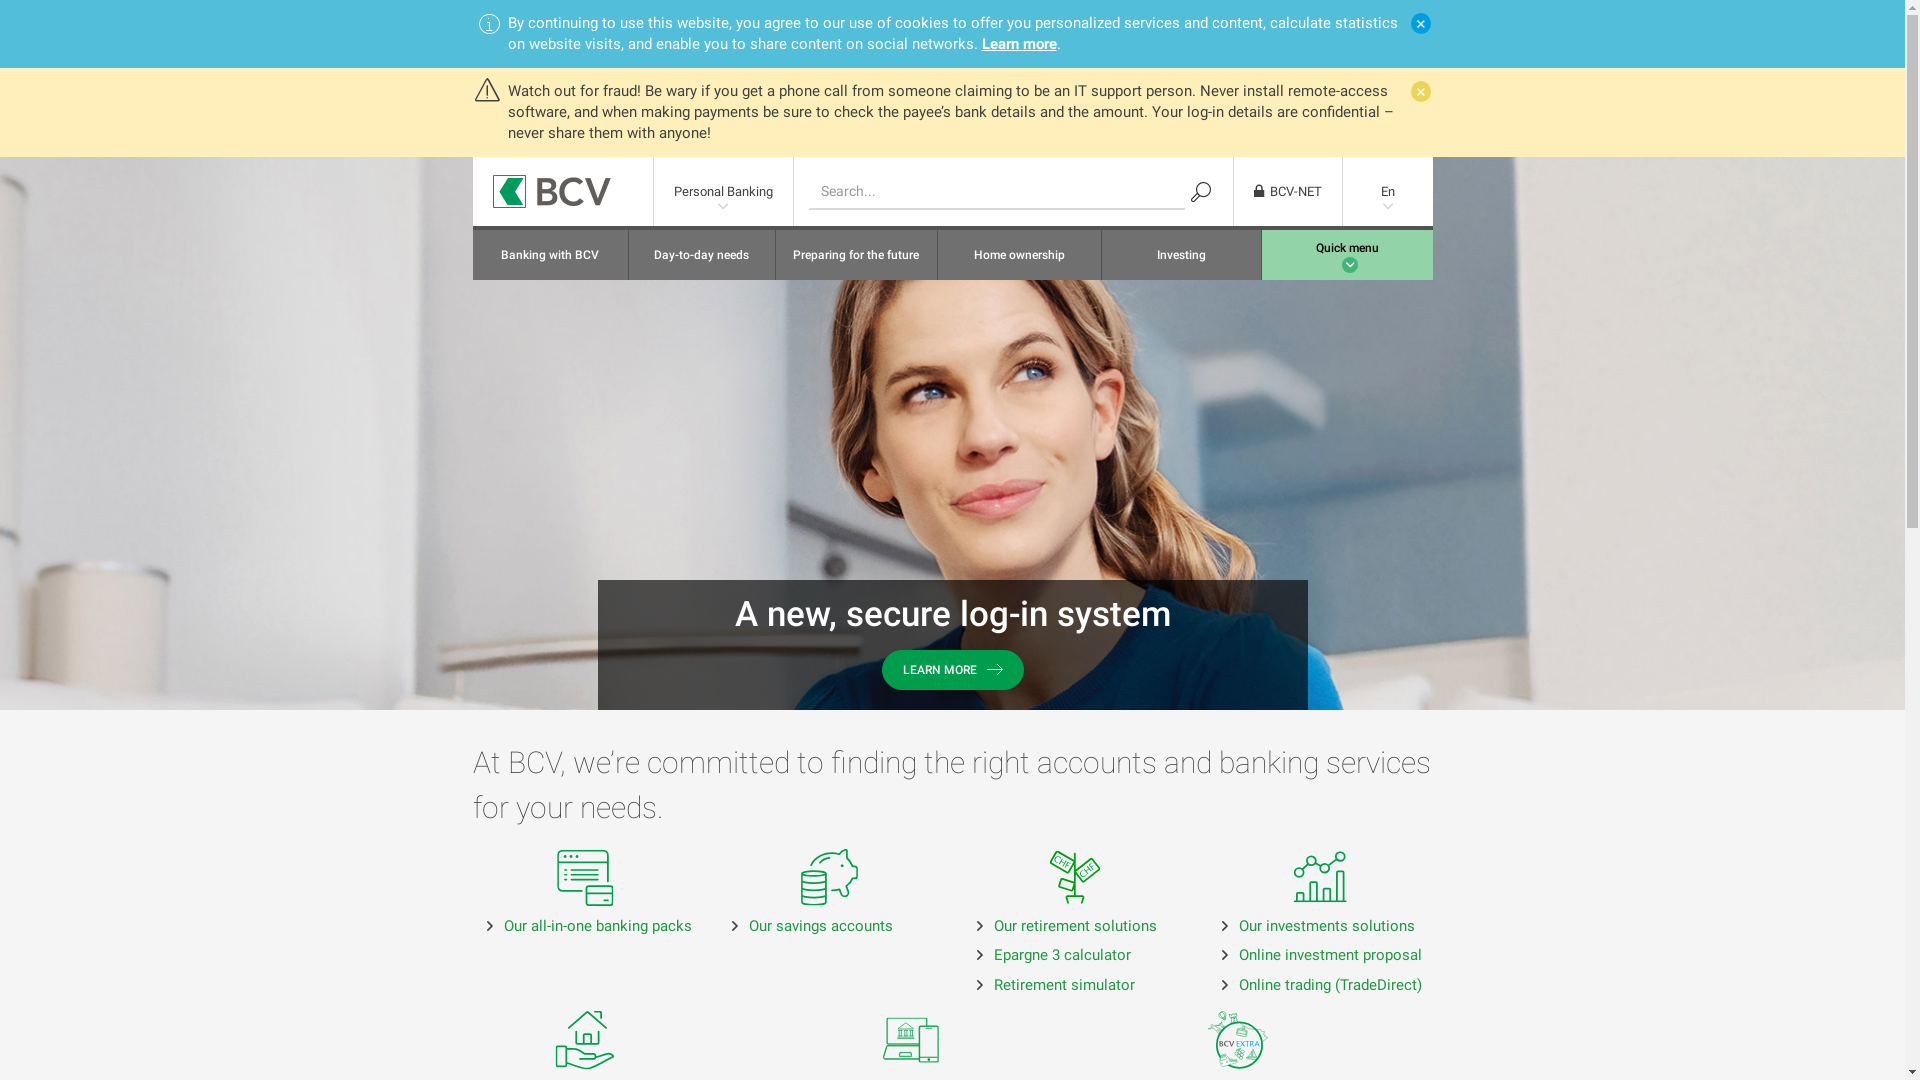  Describe the element at coordinates (856, 253) in the screenshot. I see `'Preparing for the future'` at that location.